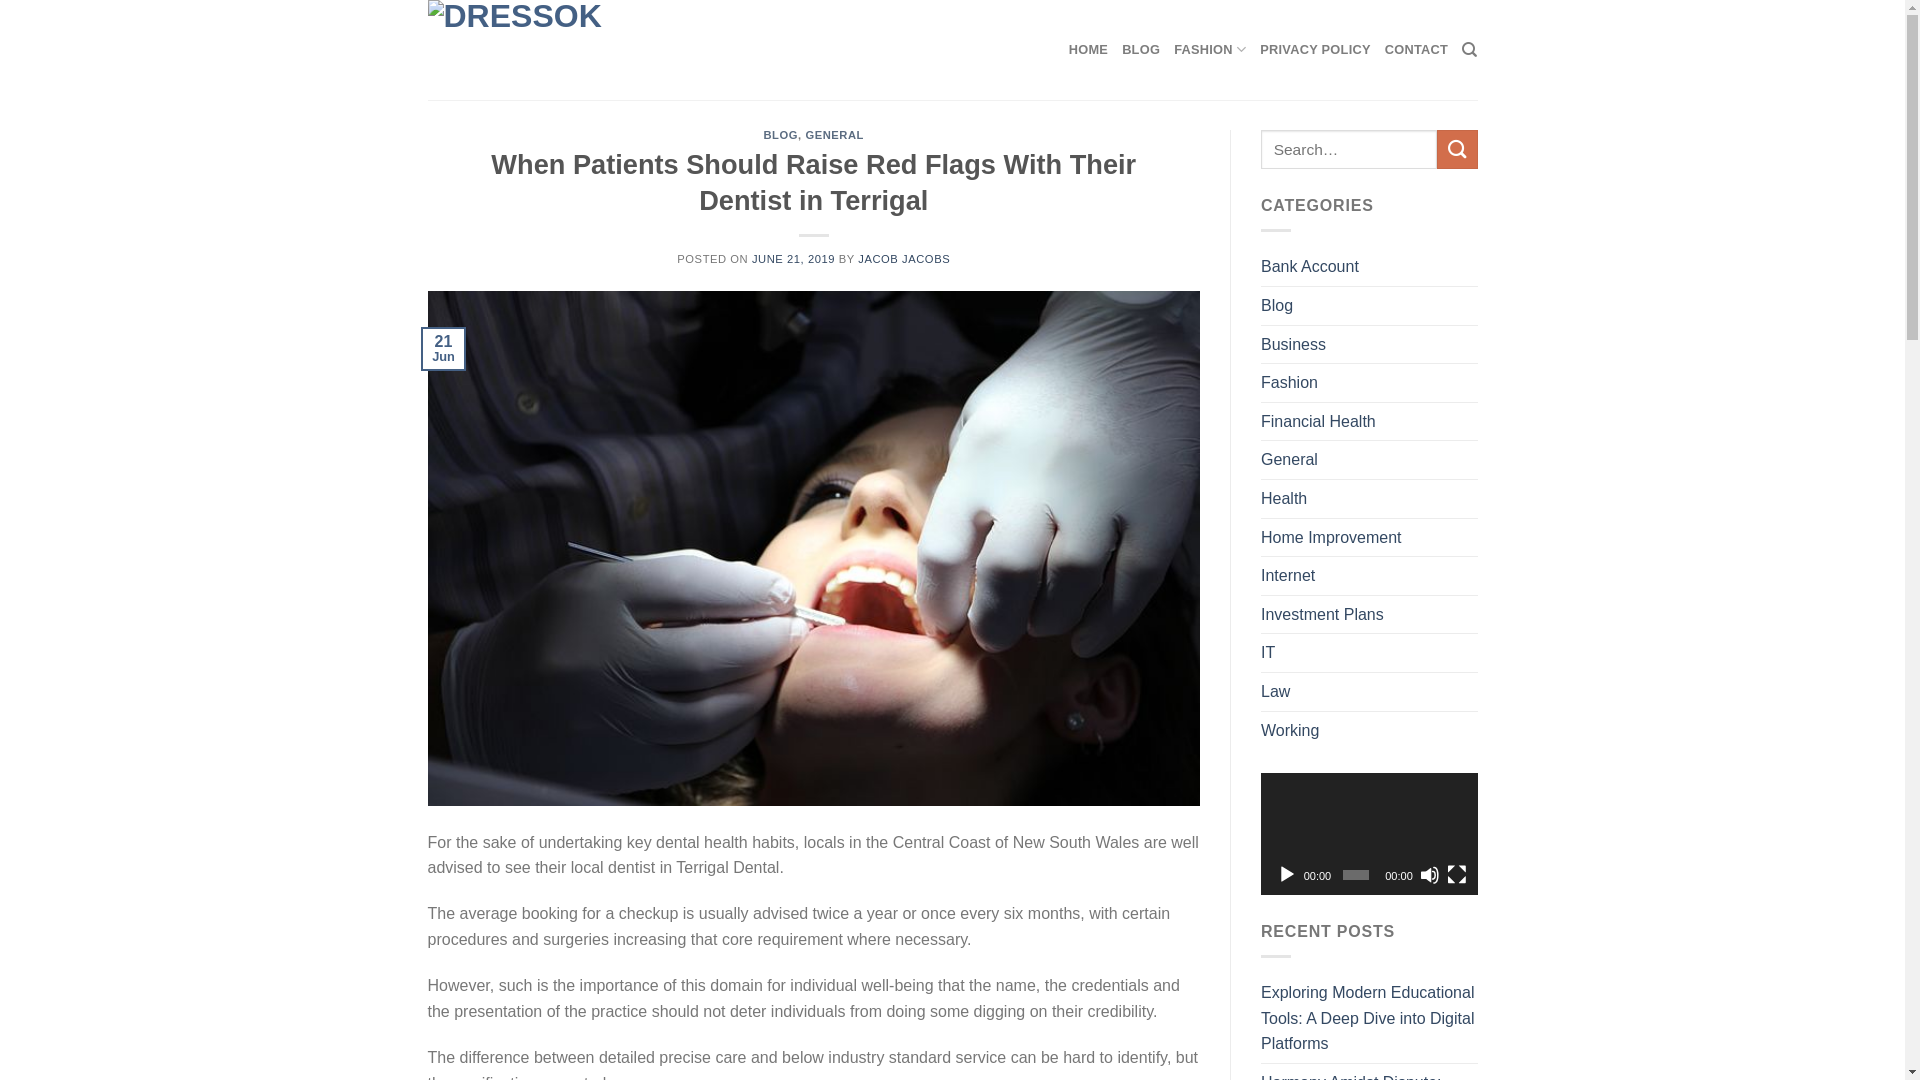  I want to click on 'HOME', so click(1087, 49).